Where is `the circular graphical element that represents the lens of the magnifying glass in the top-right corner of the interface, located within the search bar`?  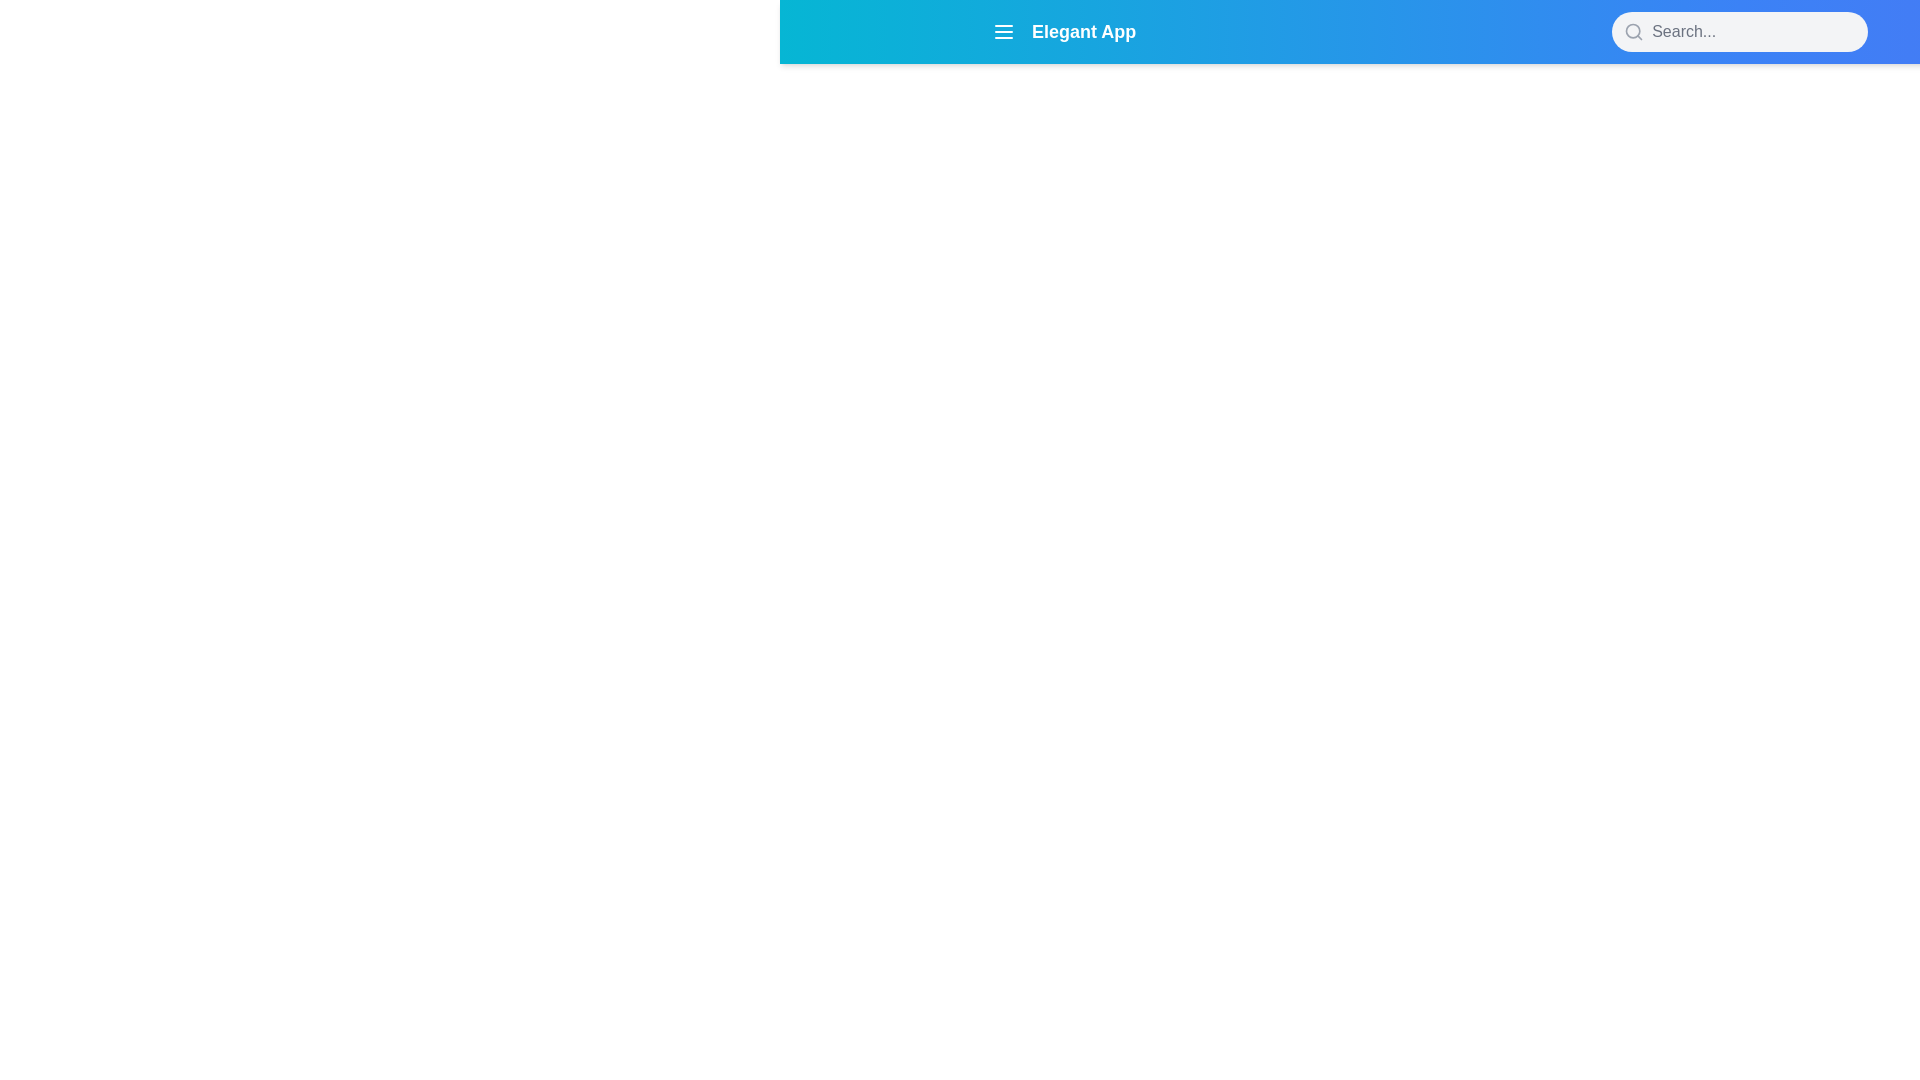 the circular graphical element that represents the lens of the magnifying glass in the top-right corner of the interface, located within the search bar is located at coordinates (1633, 31).